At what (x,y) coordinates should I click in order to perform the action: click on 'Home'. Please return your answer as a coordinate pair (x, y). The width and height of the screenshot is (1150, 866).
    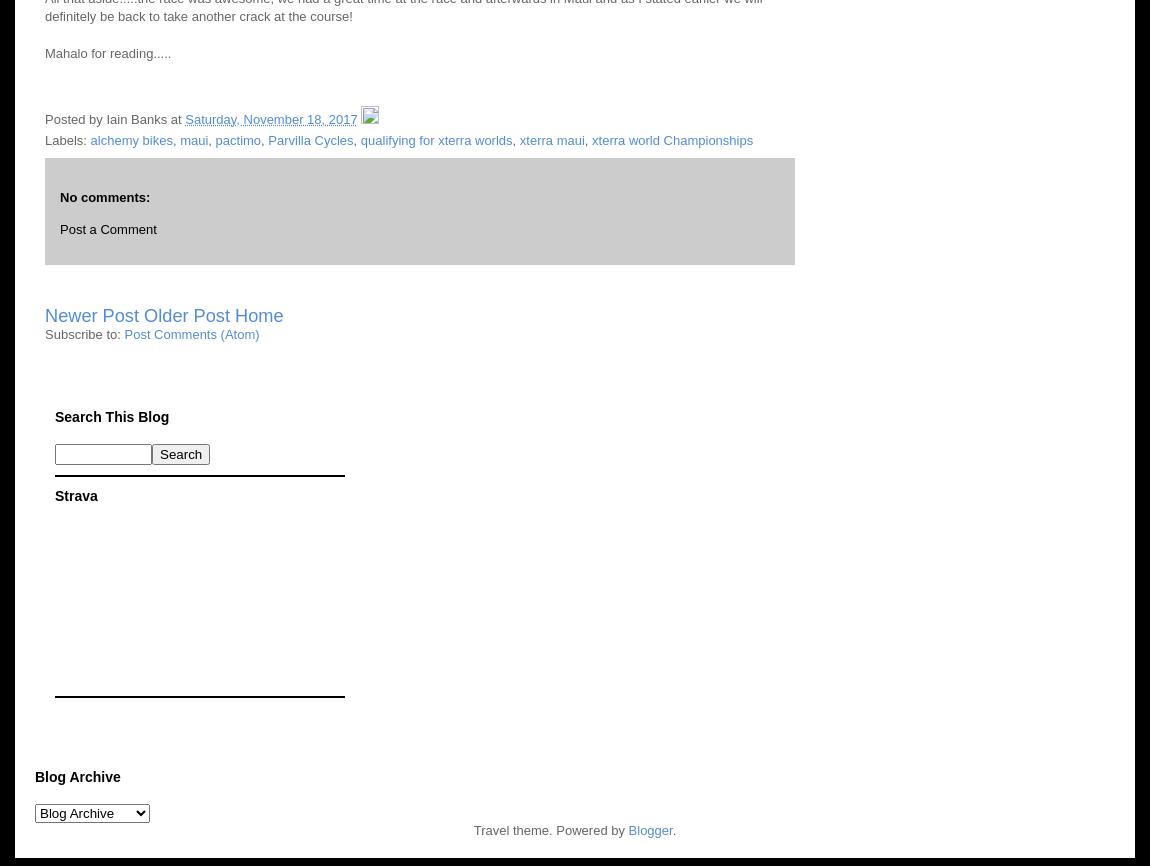
    Looking at the image, I should click on (233, 315).